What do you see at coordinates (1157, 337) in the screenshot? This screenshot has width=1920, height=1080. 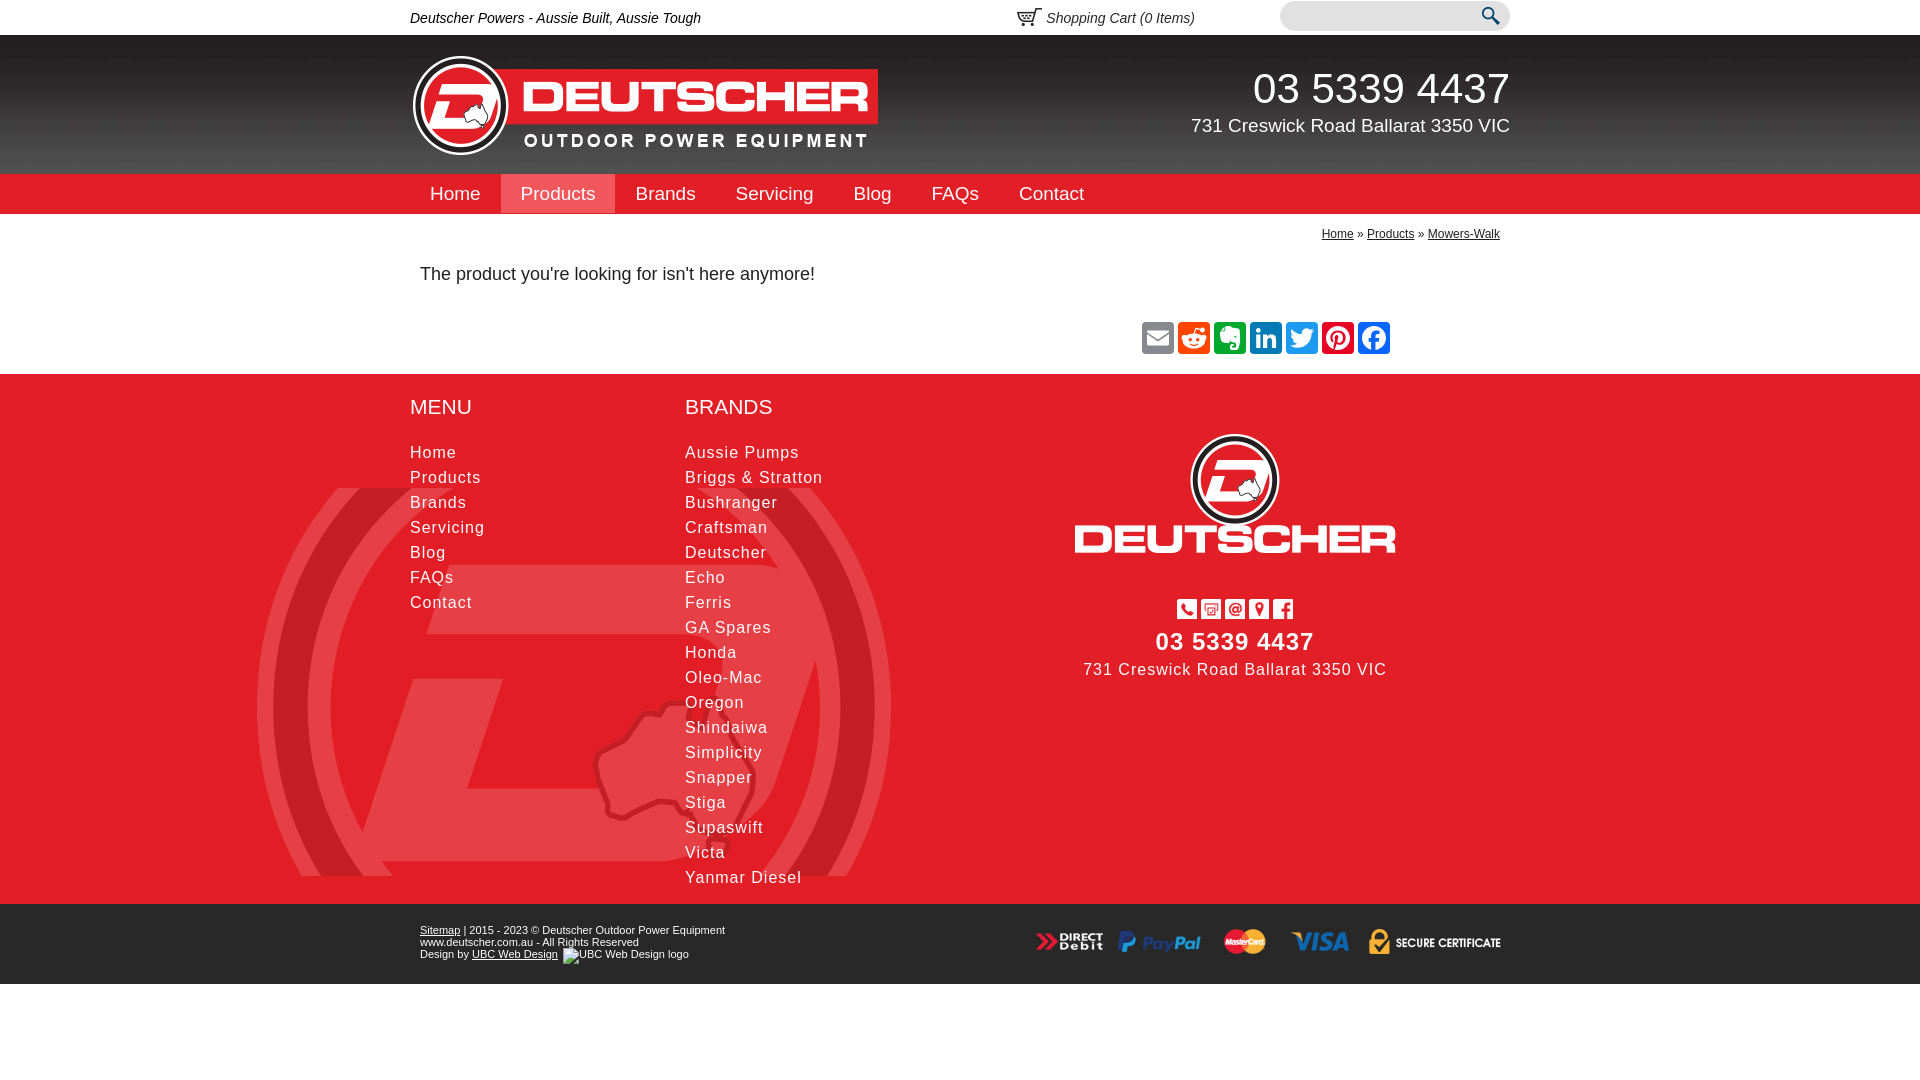 I see `'Email'` at bounding box center [1157, 337].